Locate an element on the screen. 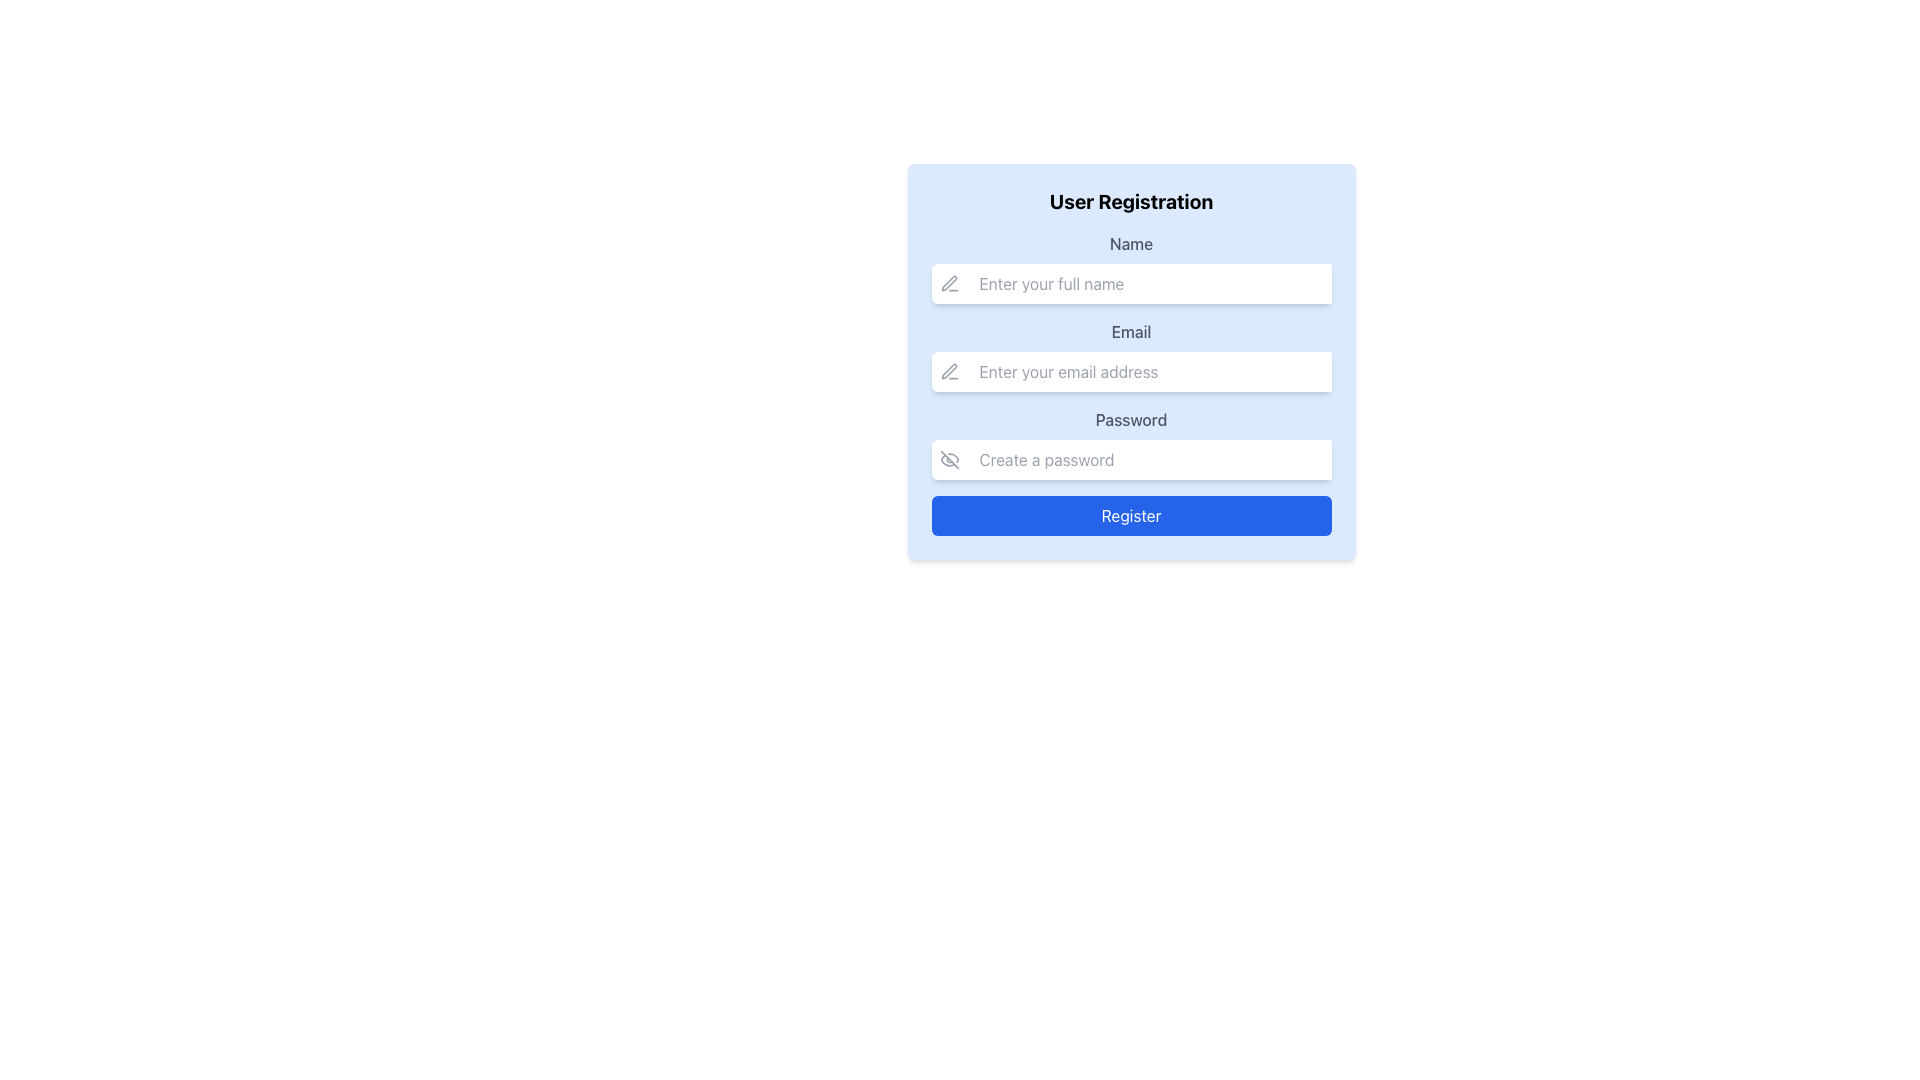  the gray pen icon located to the left of the 'Name' input field in the 'User Registration' form, which is the second icon in its group is located at coordinates (948, 283).